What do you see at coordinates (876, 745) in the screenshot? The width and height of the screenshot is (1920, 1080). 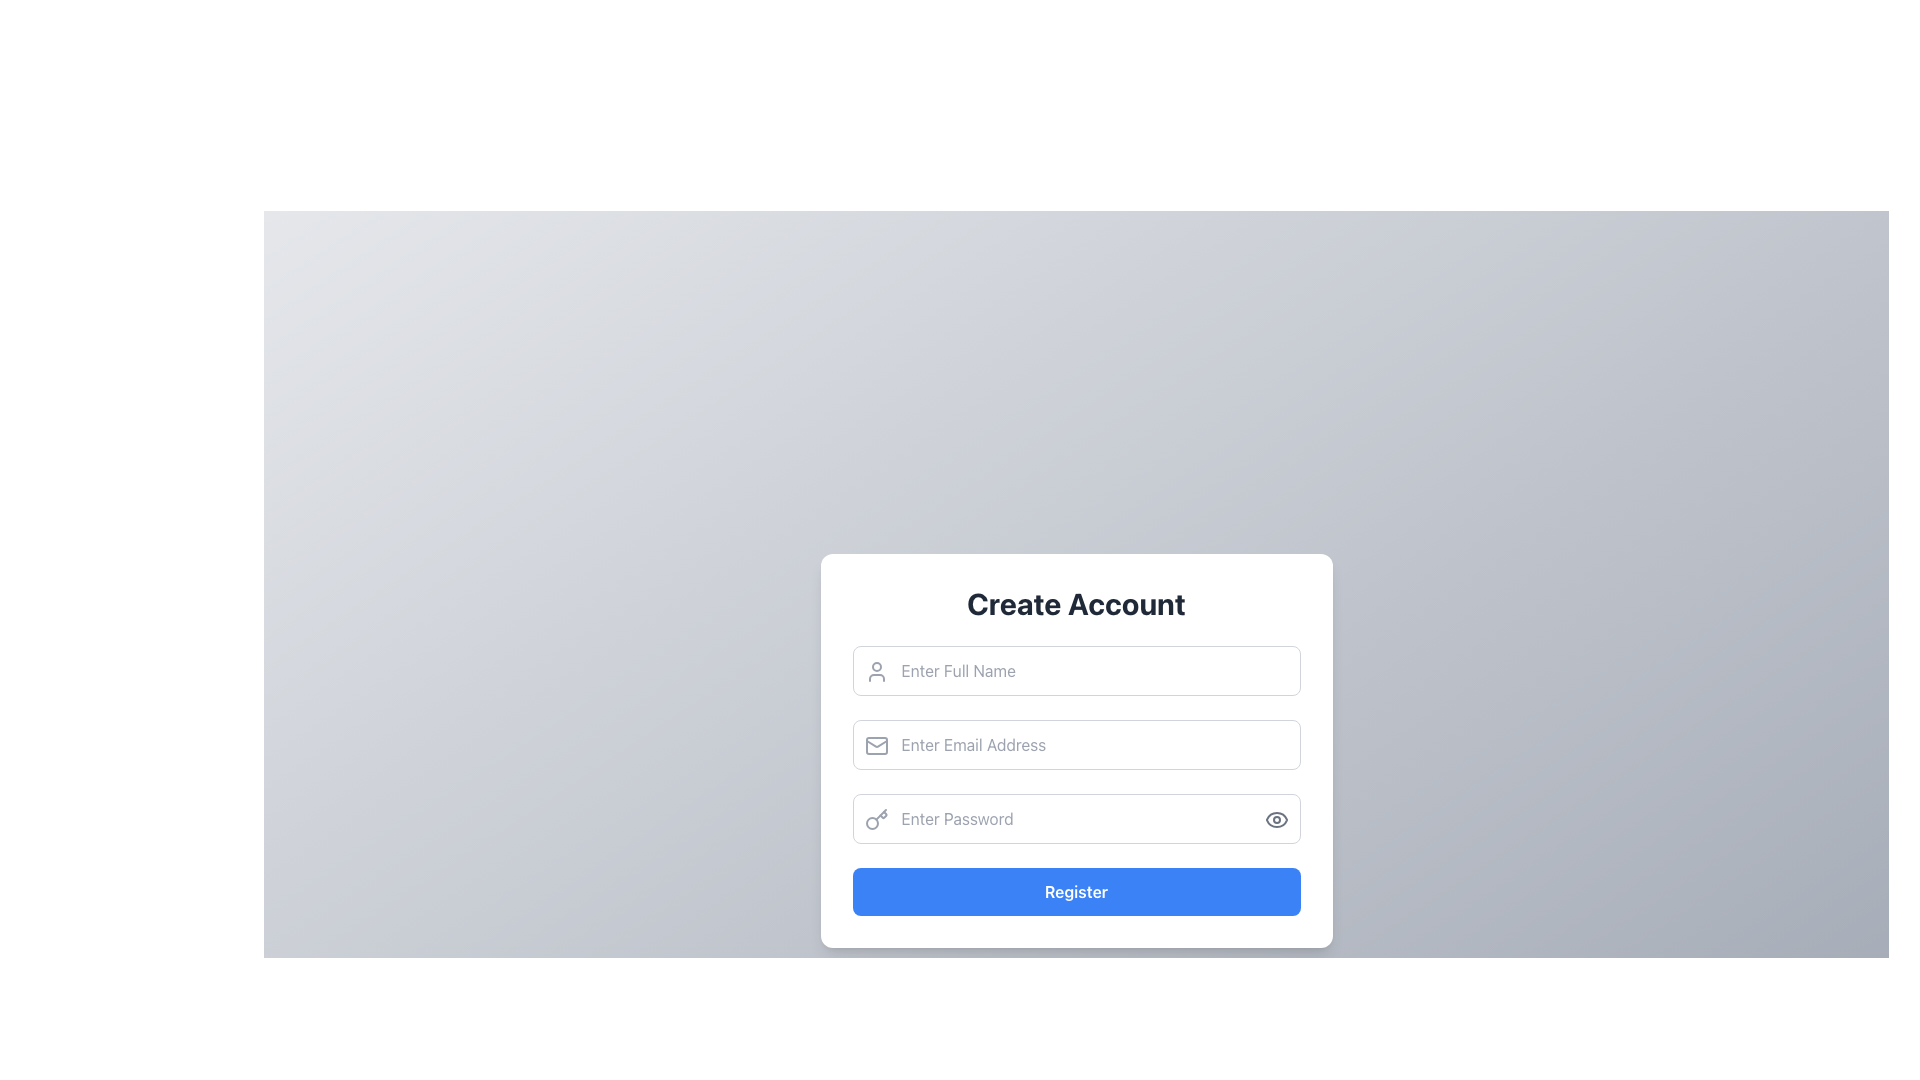 I see `the small mail icon located within the 'Enter Email Address' input field, positioned to the left of the placeholder text` at bounding box center [876, 745].